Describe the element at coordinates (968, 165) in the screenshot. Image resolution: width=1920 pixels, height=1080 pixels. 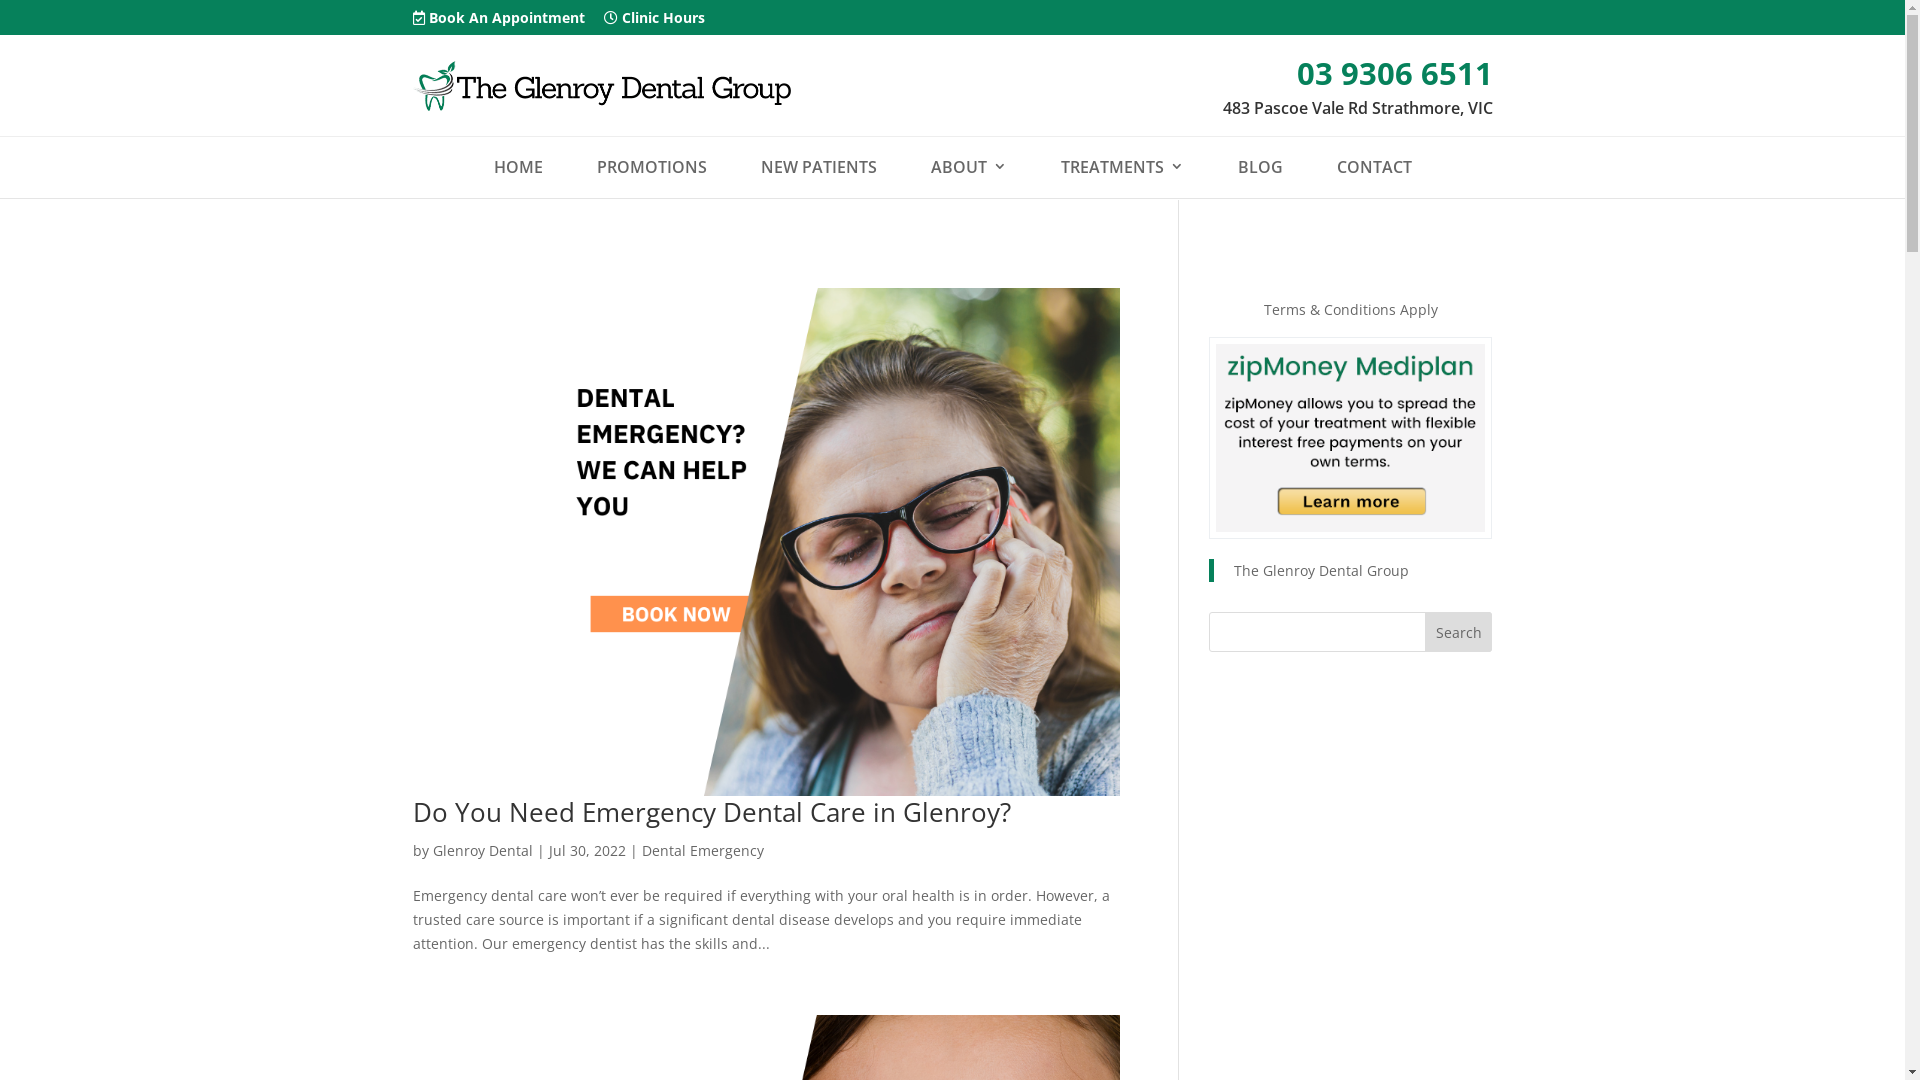
I see `'ABOUT'` at that location.